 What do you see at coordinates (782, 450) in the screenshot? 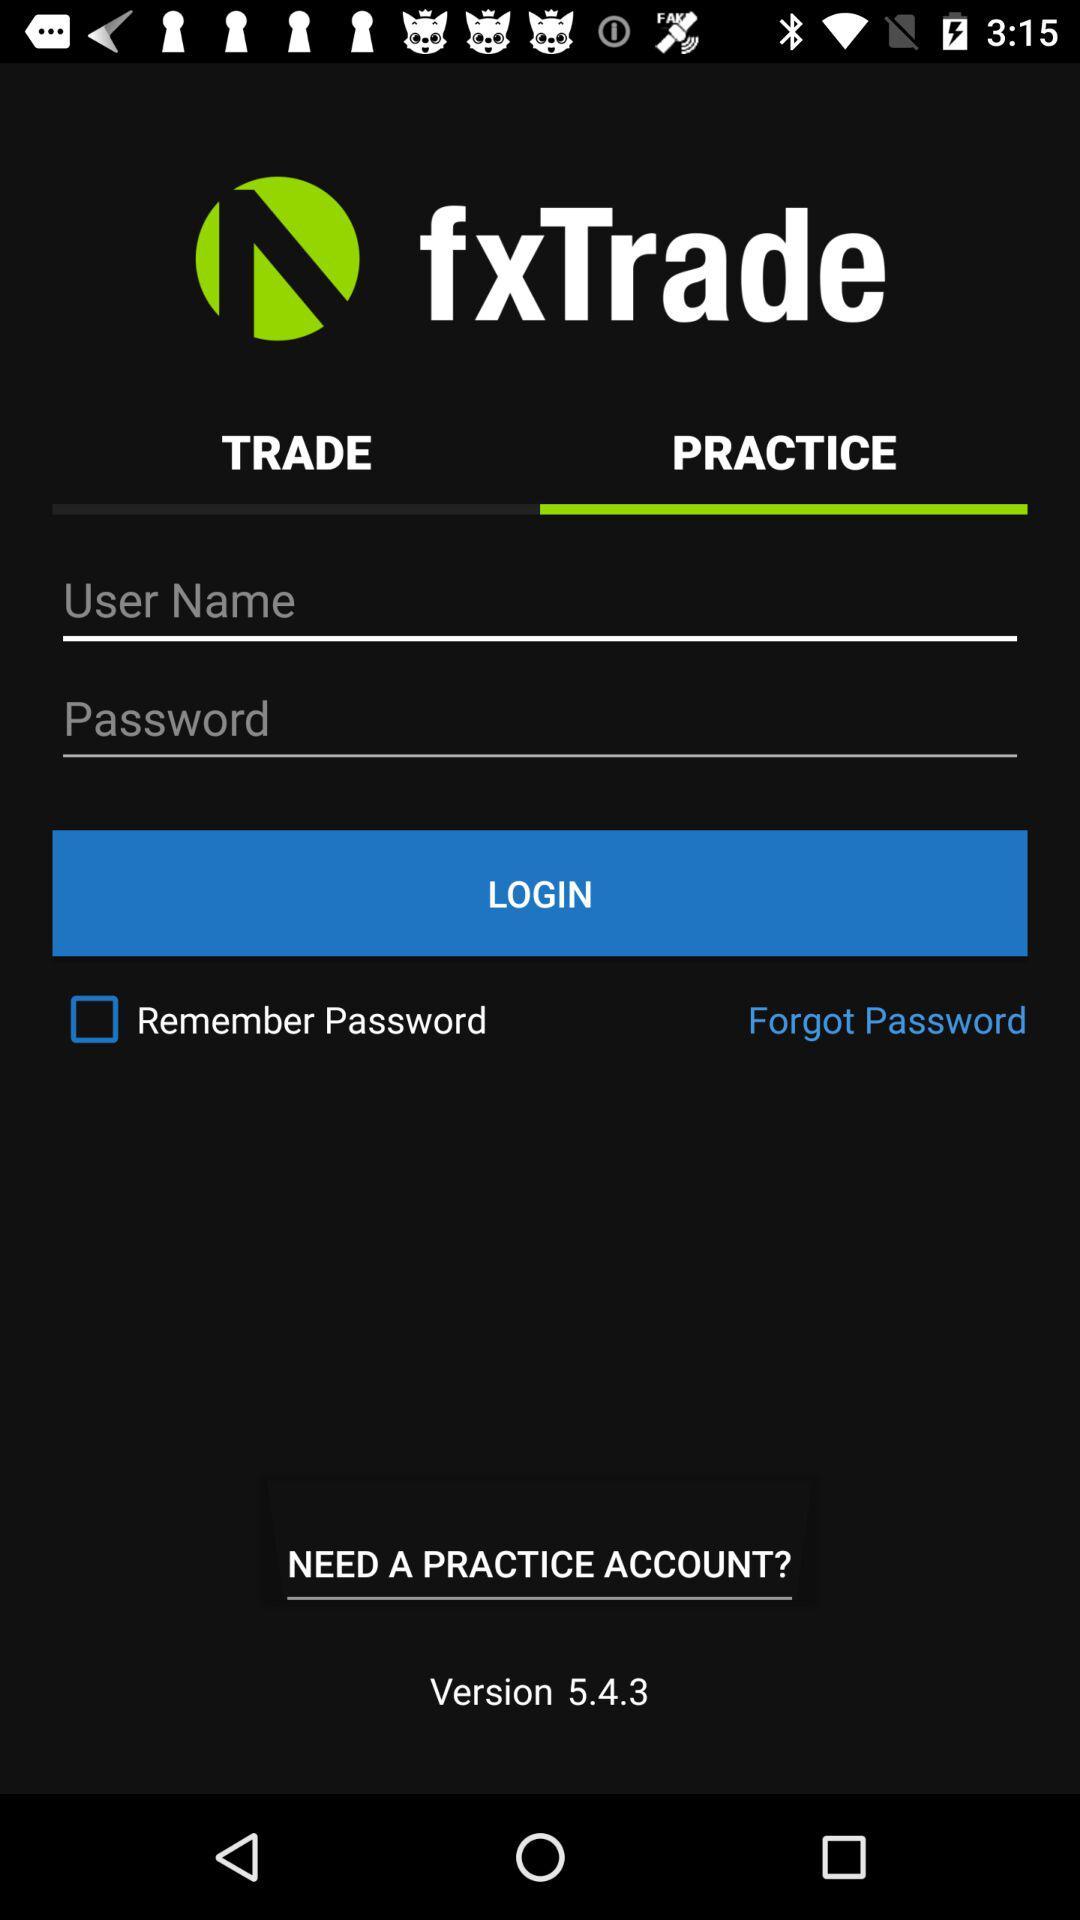
I see `practice` at bounding box center [782, 450].